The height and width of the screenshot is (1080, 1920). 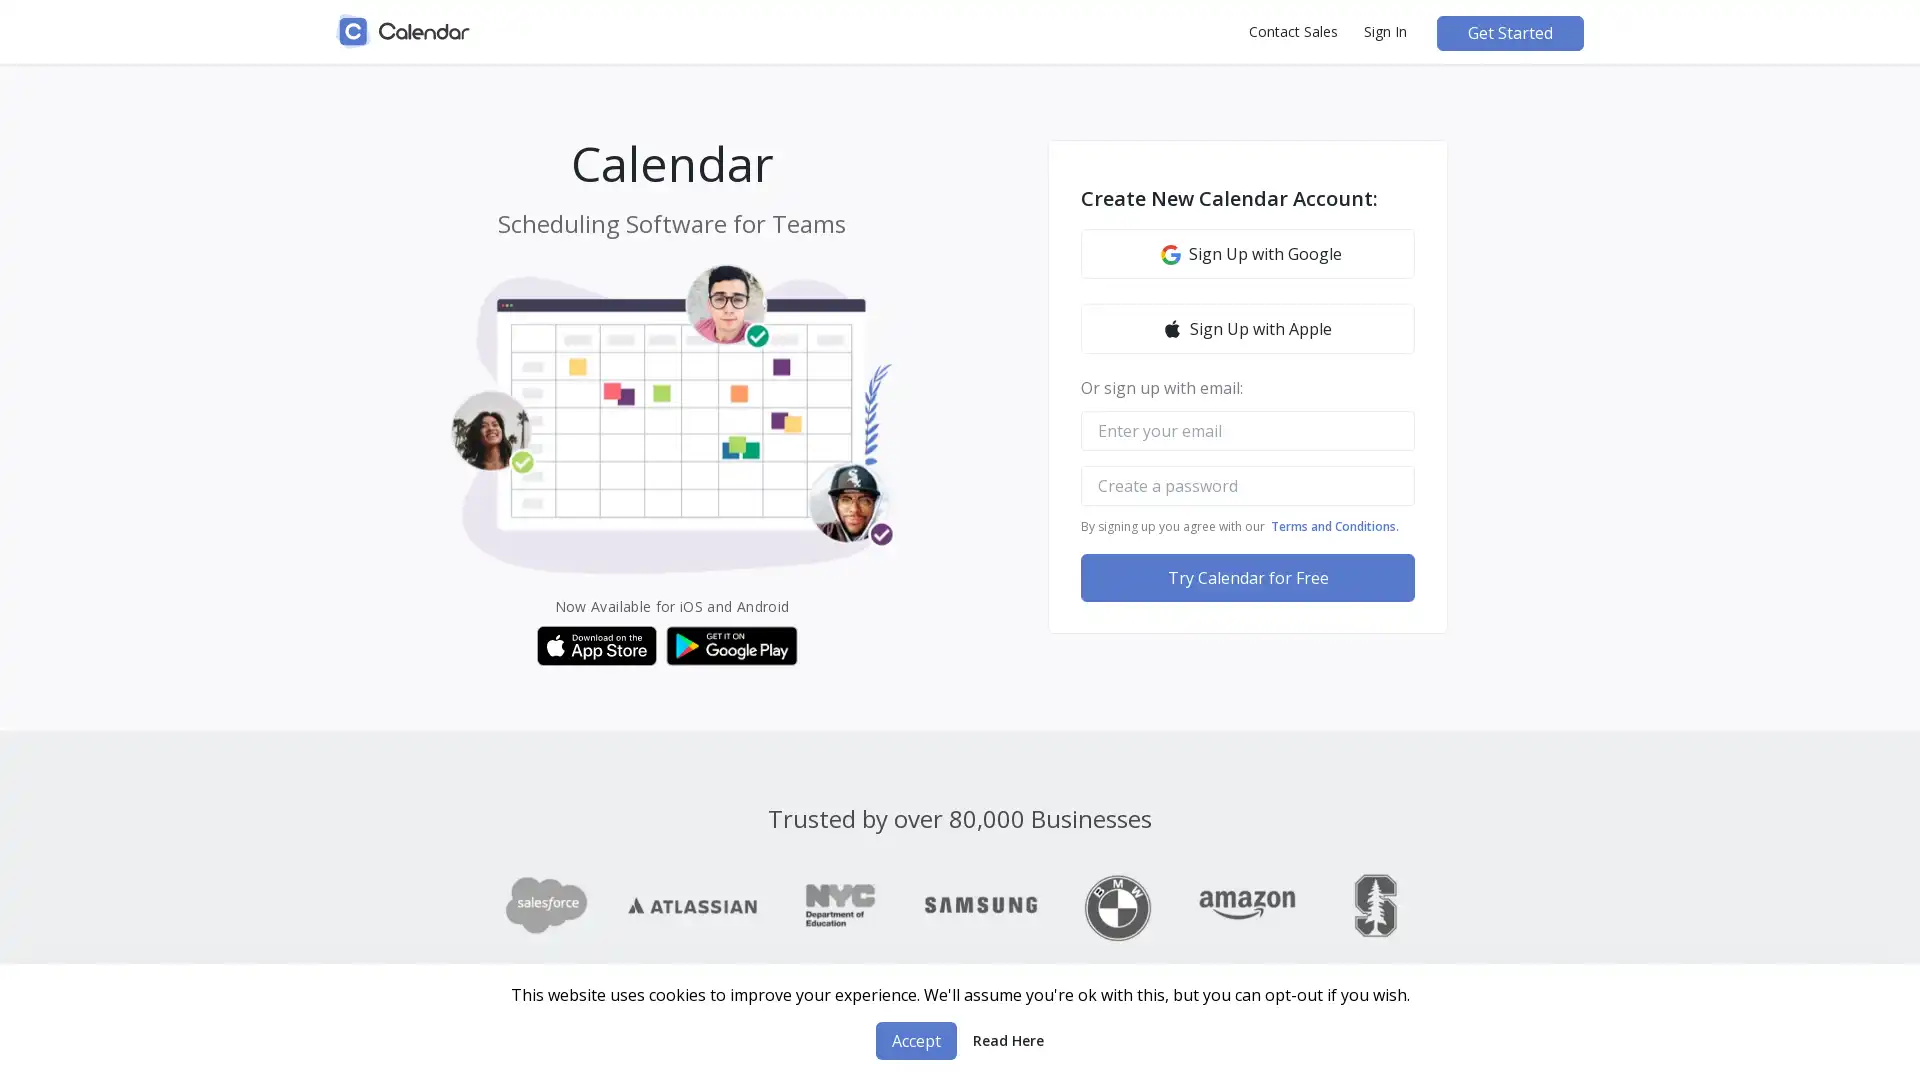 What do you see at coordinates (1247, 578) in the screenshot?
I see `Try Calendar for Free` at bounding box center [1247, 578].